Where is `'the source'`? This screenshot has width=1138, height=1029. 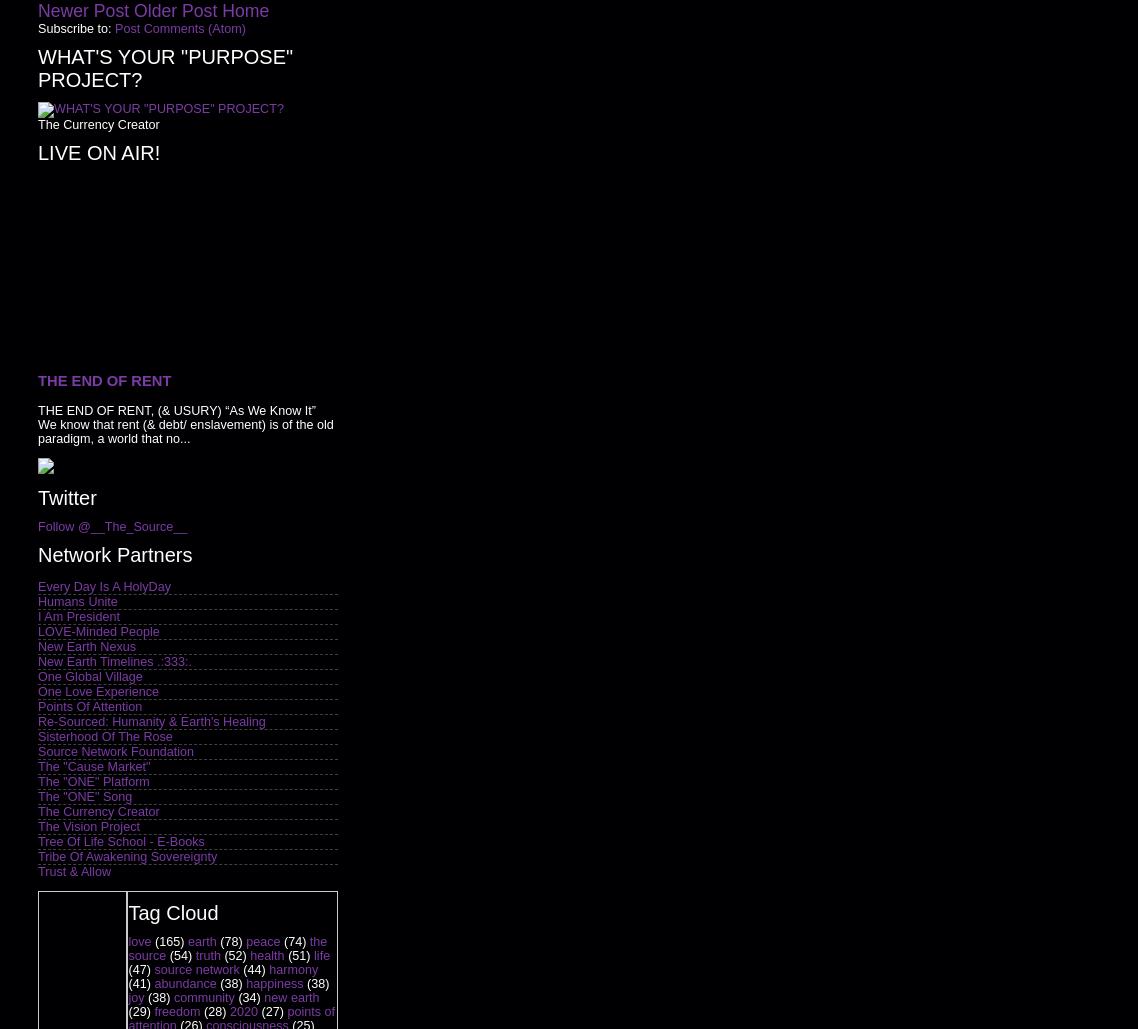 'the source' is located at coordinates (226, 949).